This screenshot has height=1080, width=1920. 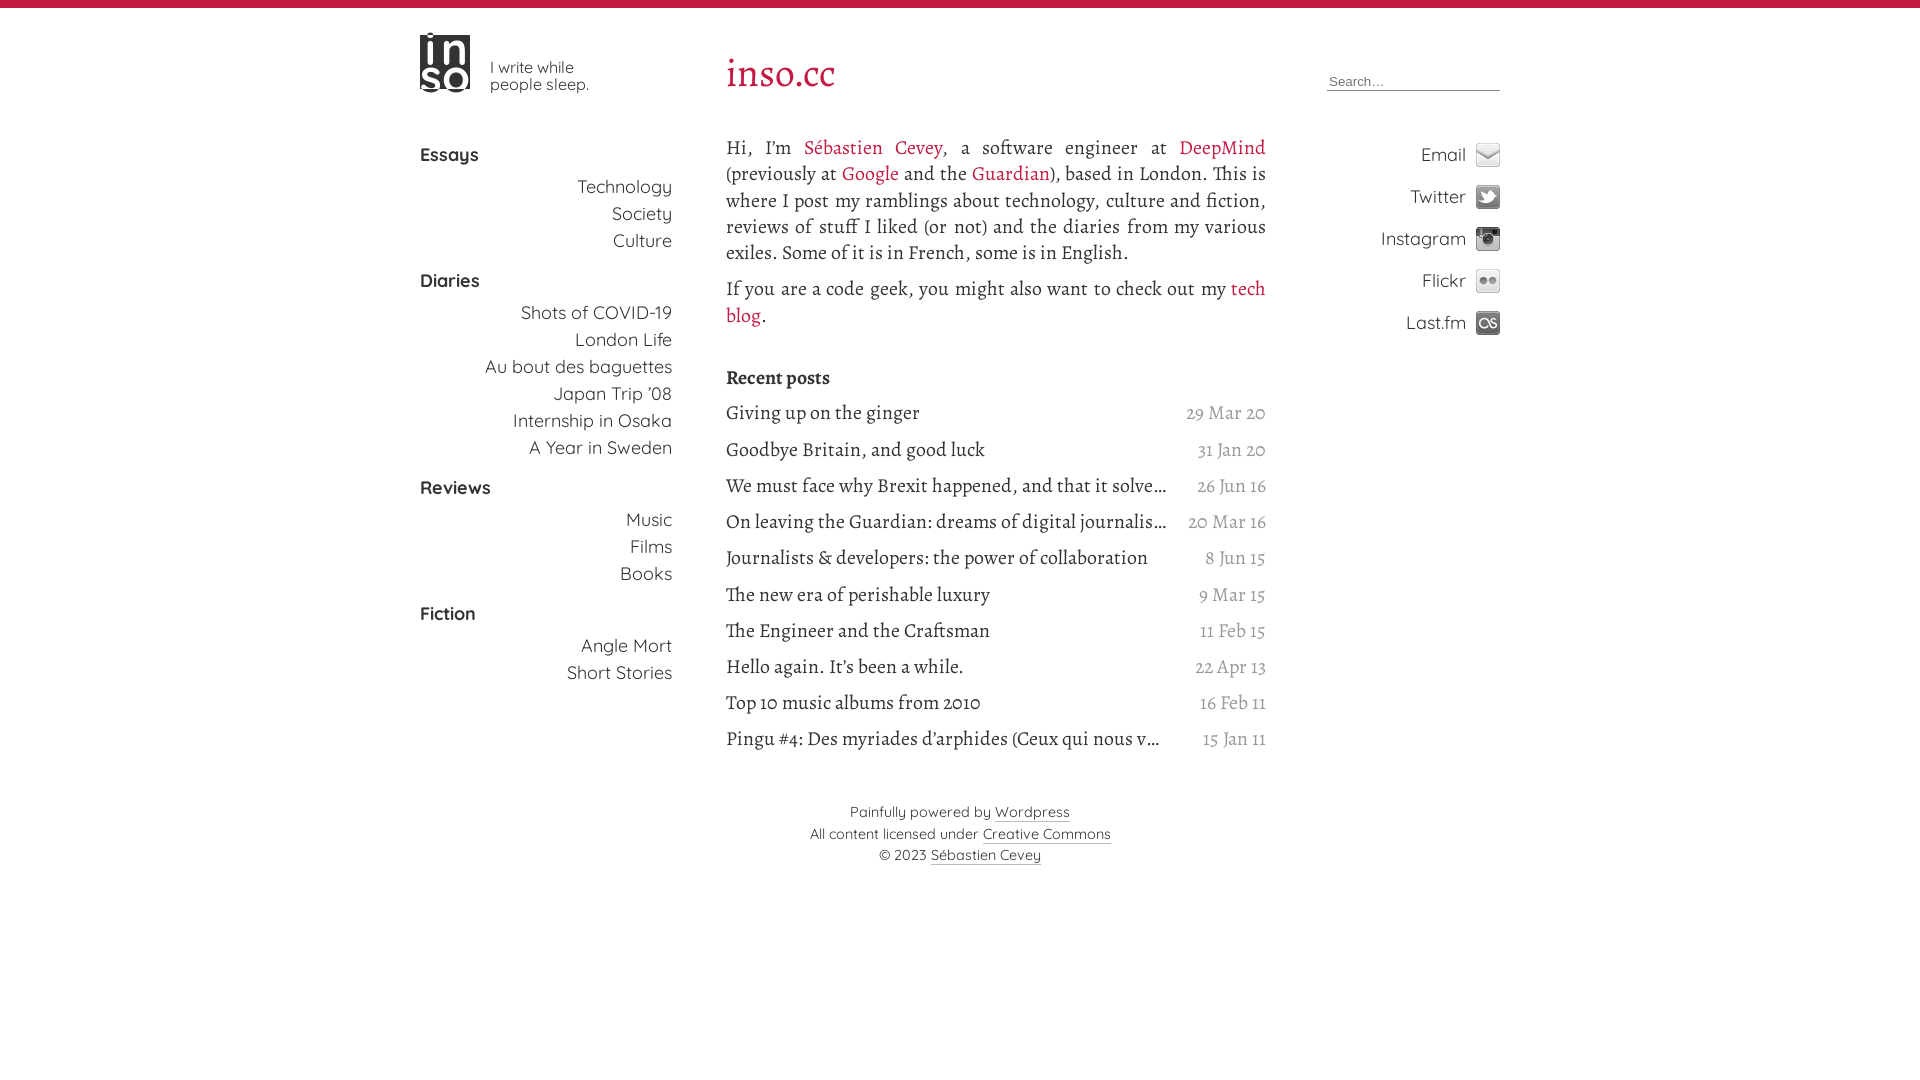 I want to click on 'Instagram', so click(x=1441, y=238).